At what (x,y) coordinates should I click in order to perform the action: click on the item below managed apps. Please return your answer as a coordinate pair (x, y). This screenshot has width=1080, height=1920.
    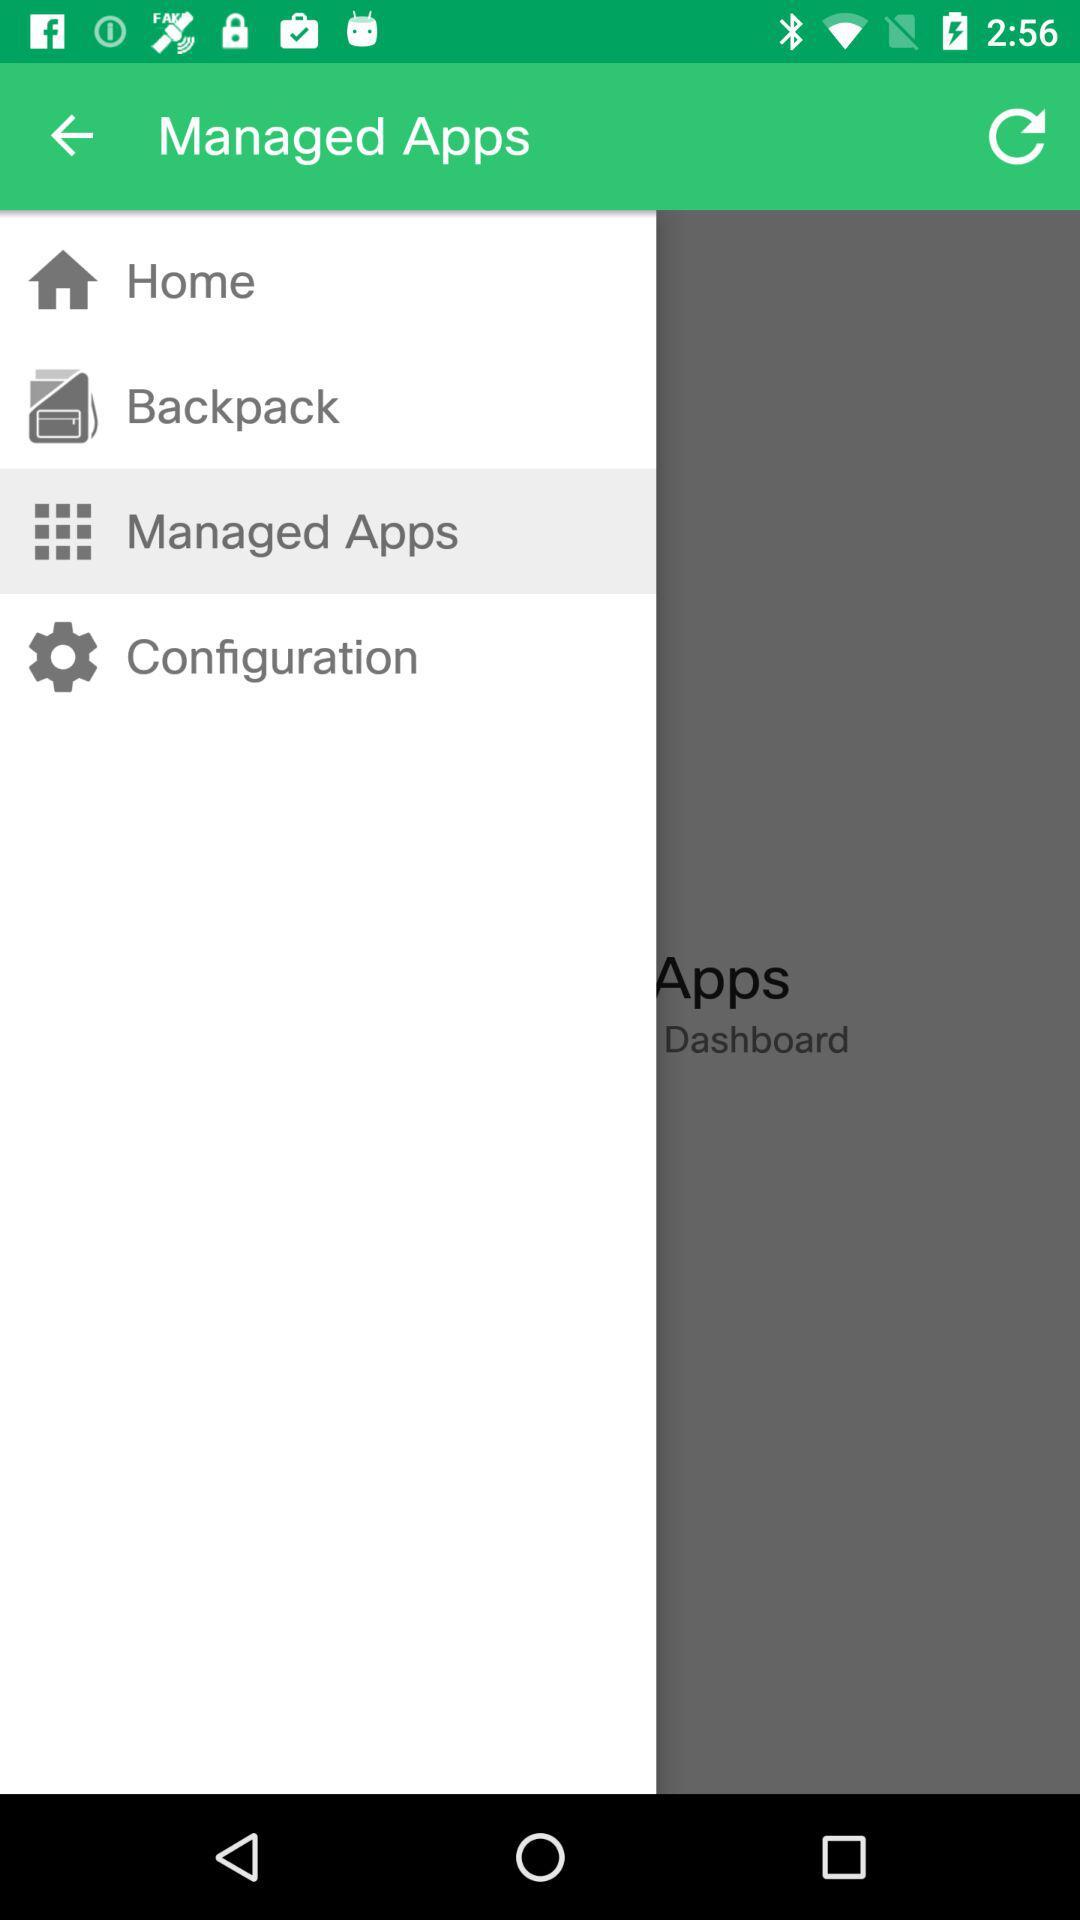
    Looking at the image, I should click on (272, 657).